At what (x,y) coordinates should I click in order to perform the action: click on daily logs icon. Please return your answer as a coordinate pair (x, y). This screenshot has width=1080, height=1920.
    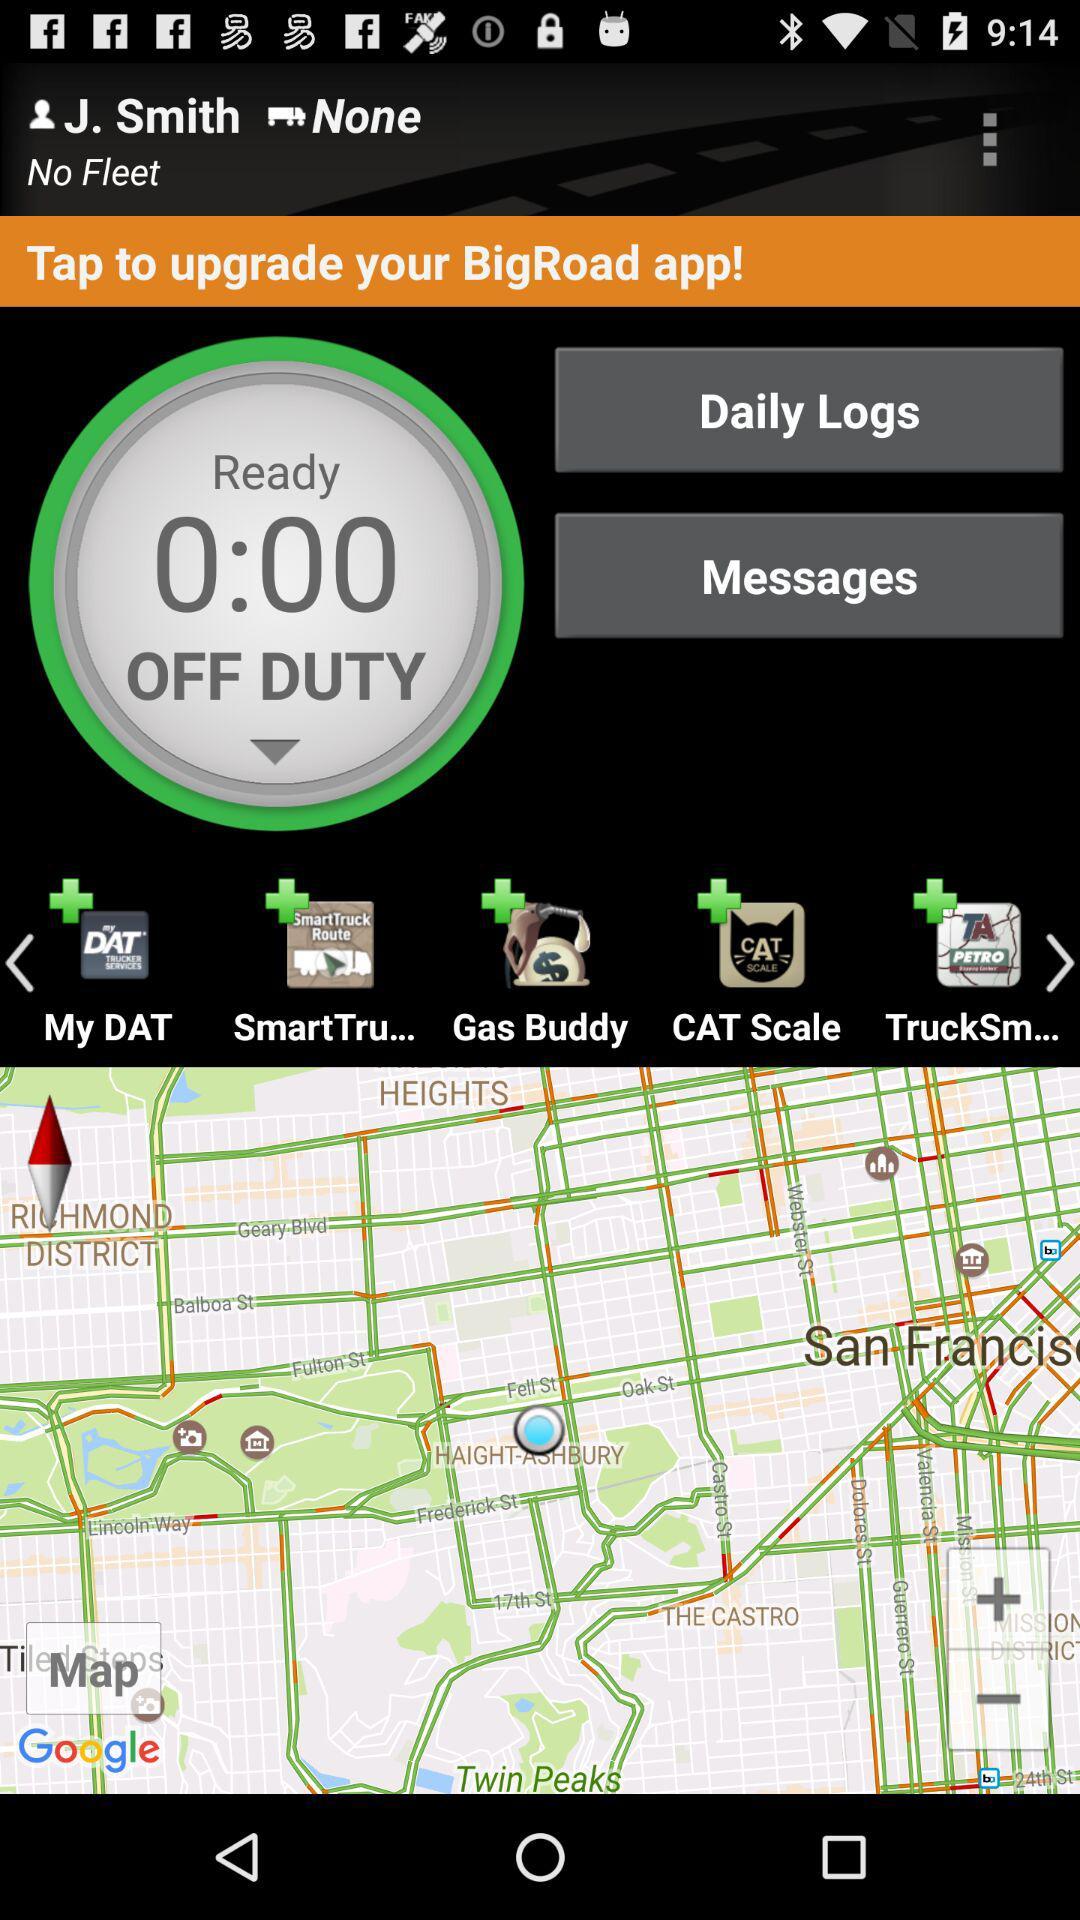
    Looking at the image, I should click on (808, 408).